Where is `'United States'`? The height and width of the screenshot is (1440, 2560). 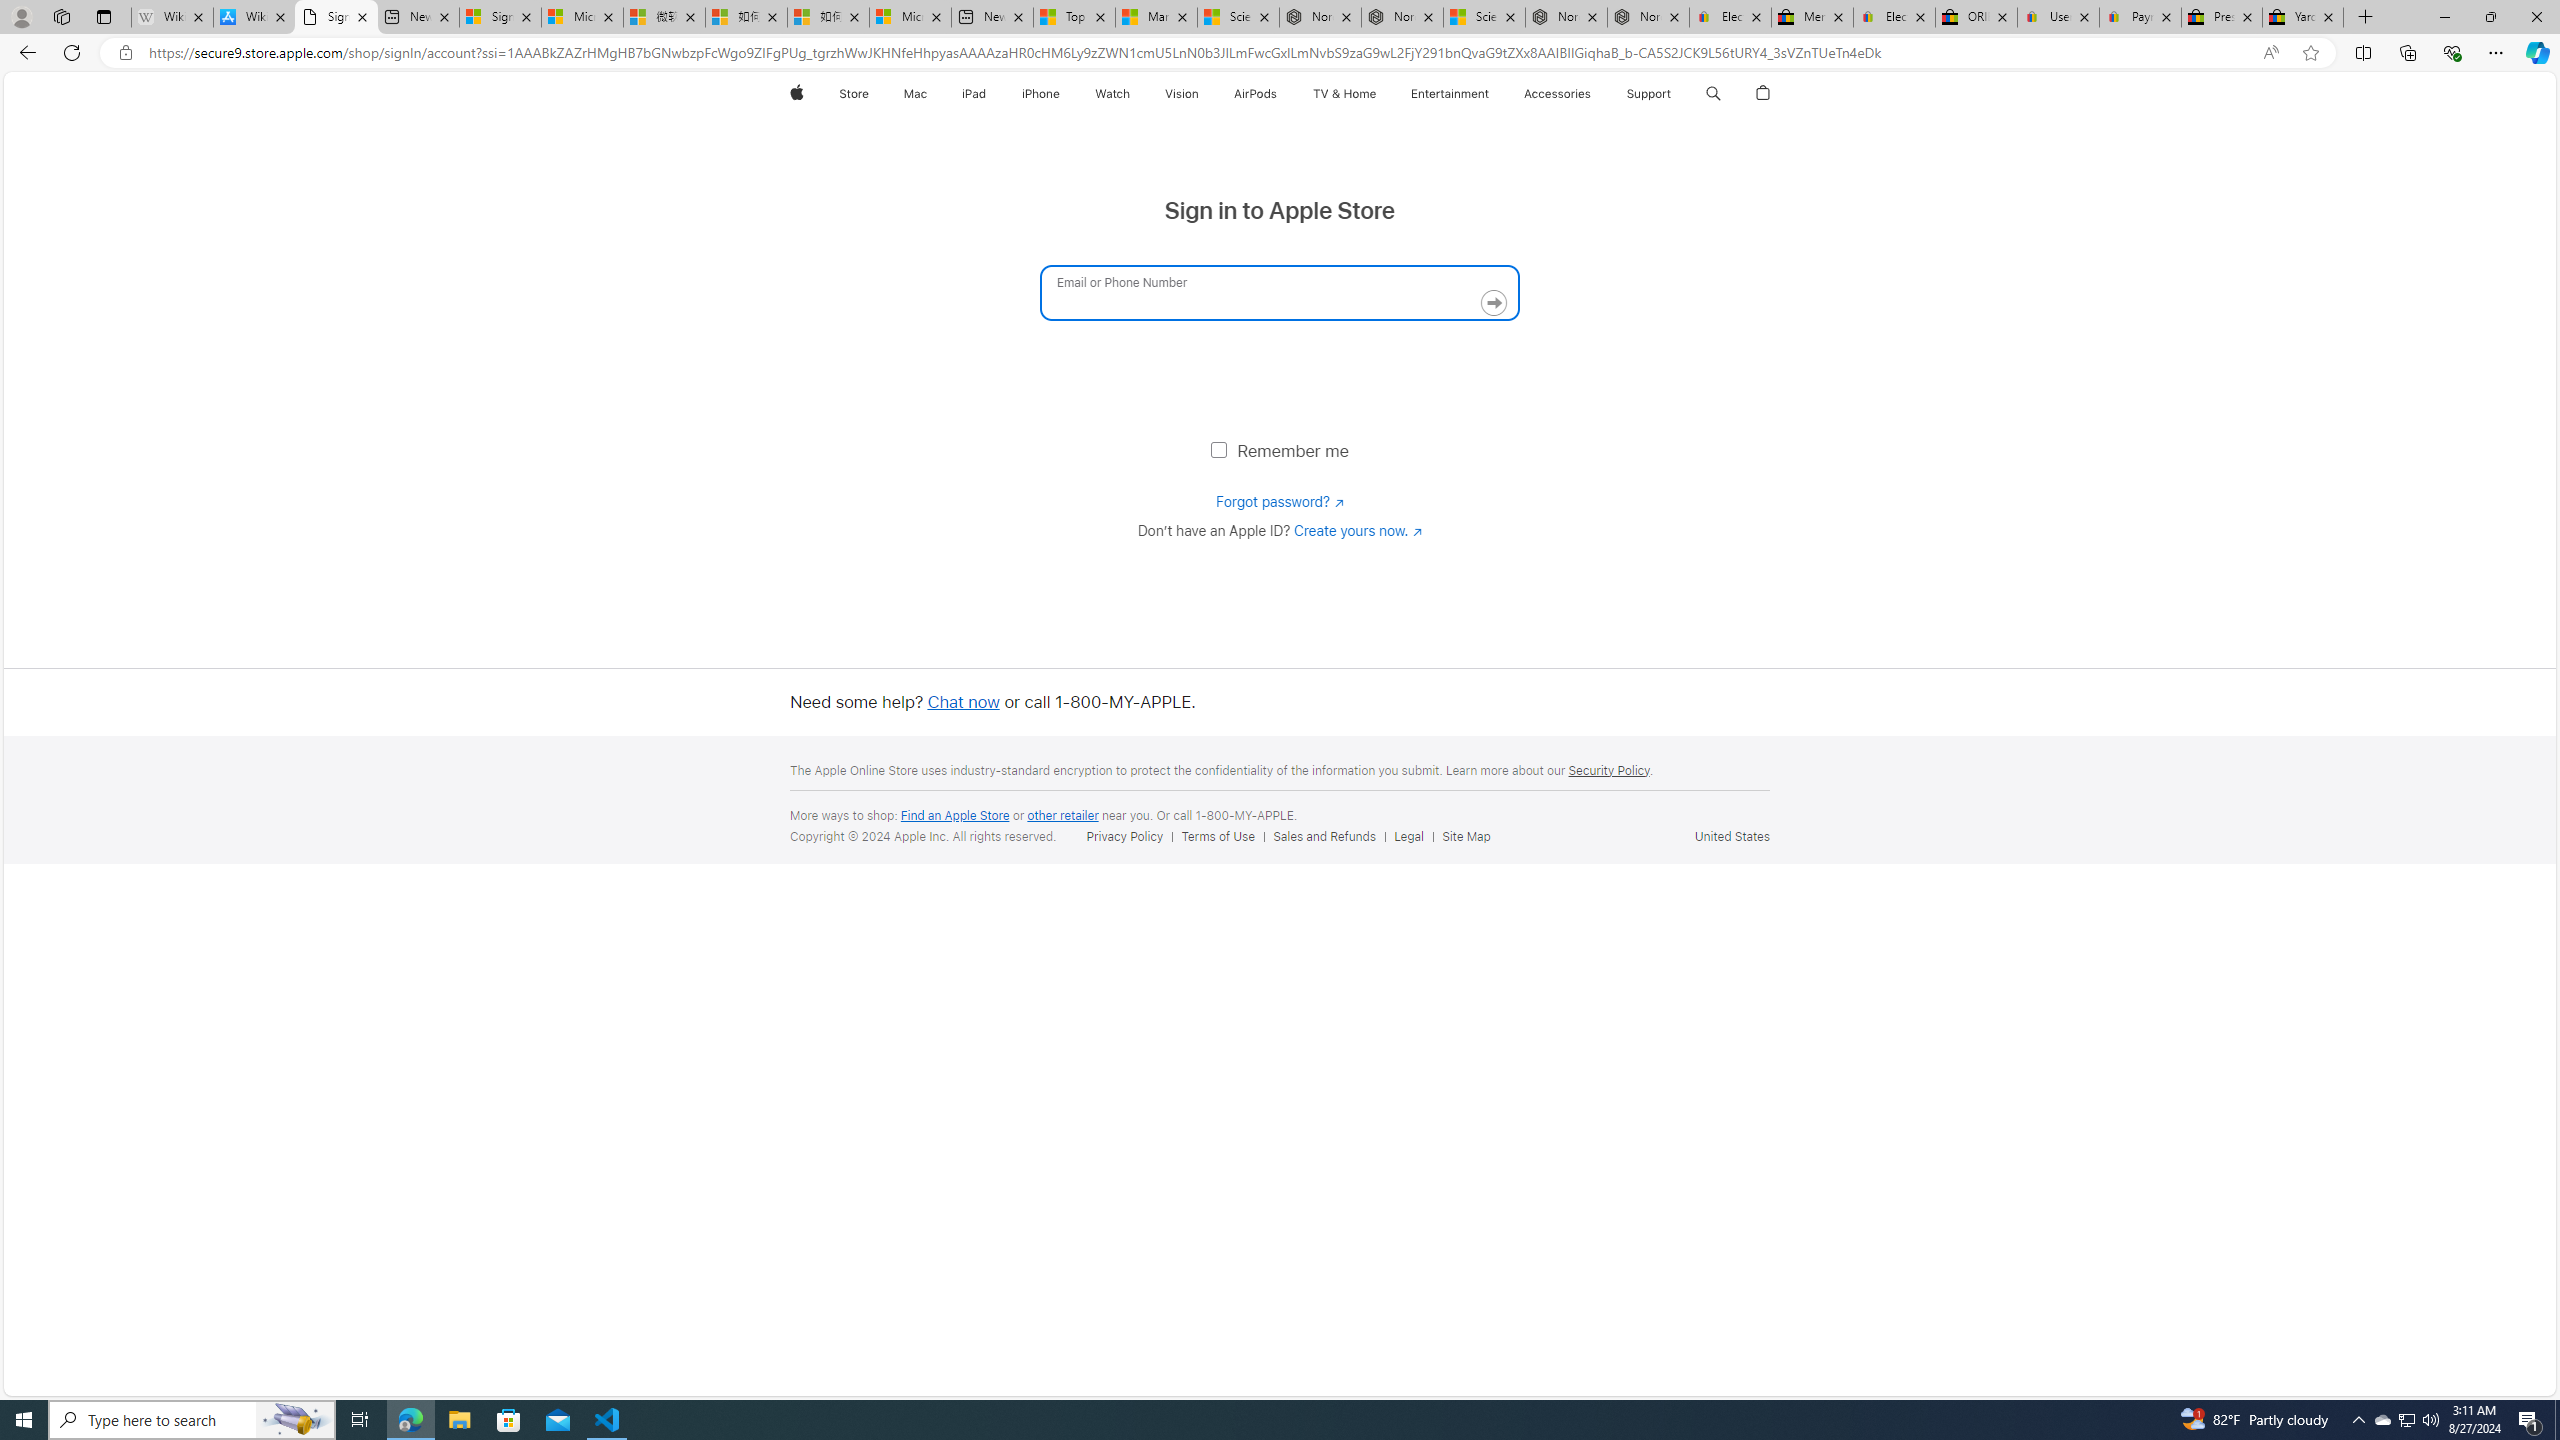
'United States' is located at coordinates (1731, 835).